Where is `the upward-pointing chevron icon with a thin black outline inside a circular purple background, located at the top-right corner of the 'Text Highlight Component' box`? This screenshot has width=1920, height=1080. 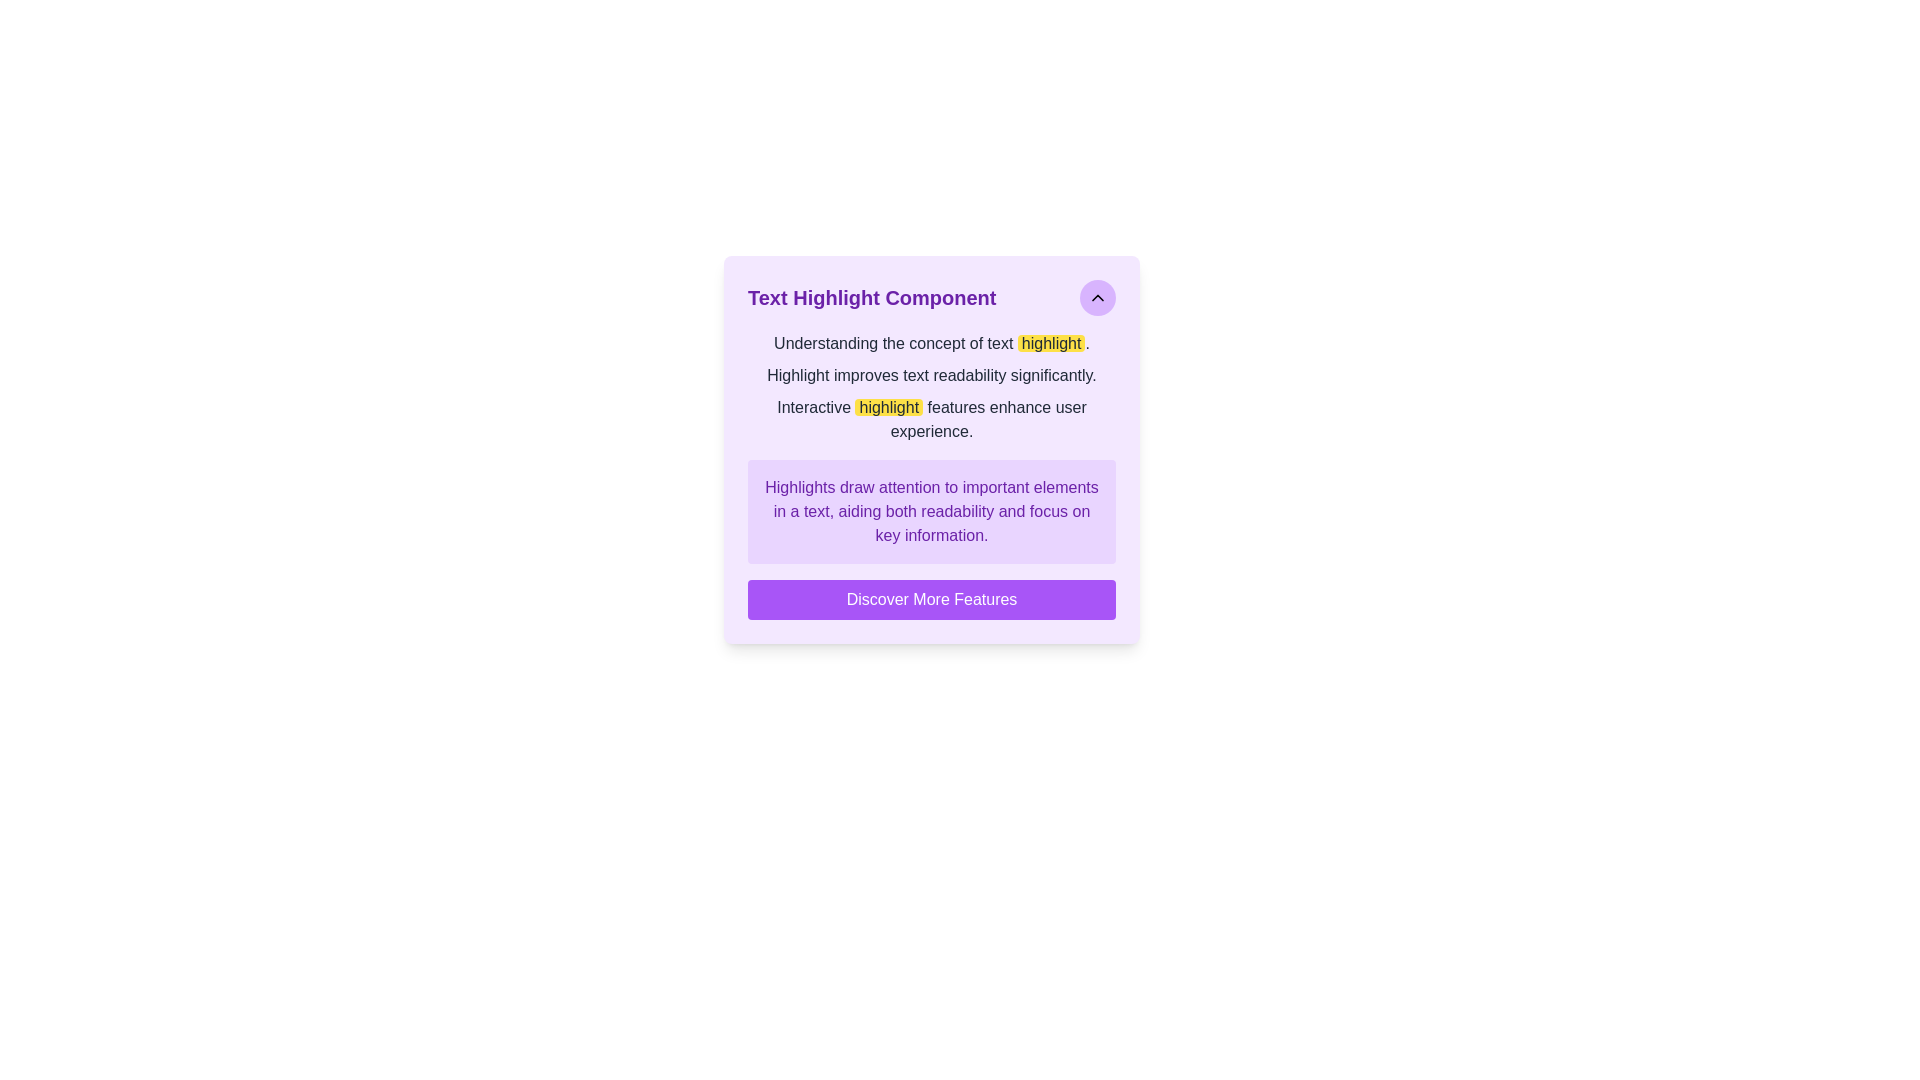
the upward-pointing chevron icon with a thin black outline inside a circular purple background, located at the top-right corner of the 'Text Highlight Component' box is located at coordinates (1097, 297).